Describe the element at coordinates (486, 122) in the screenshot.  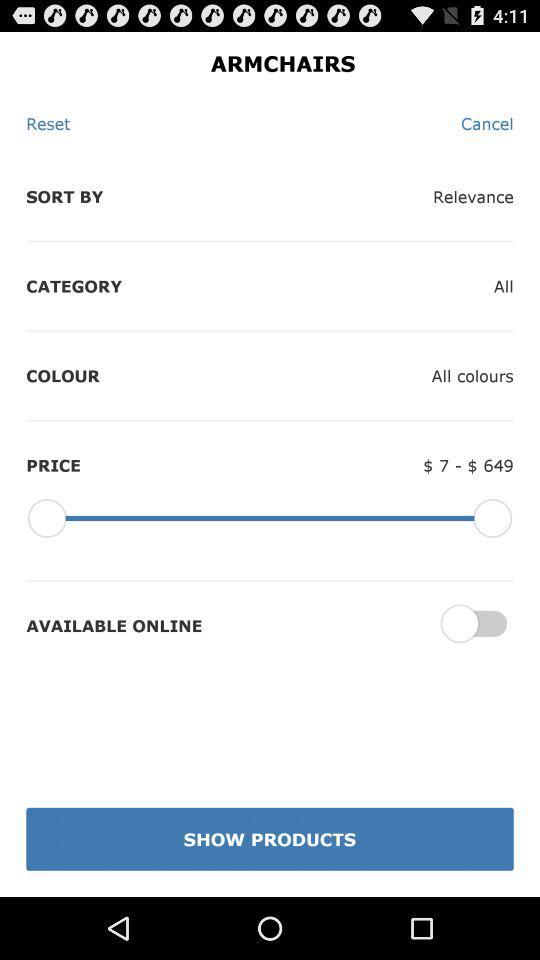
I see `text right to reset` at that location.